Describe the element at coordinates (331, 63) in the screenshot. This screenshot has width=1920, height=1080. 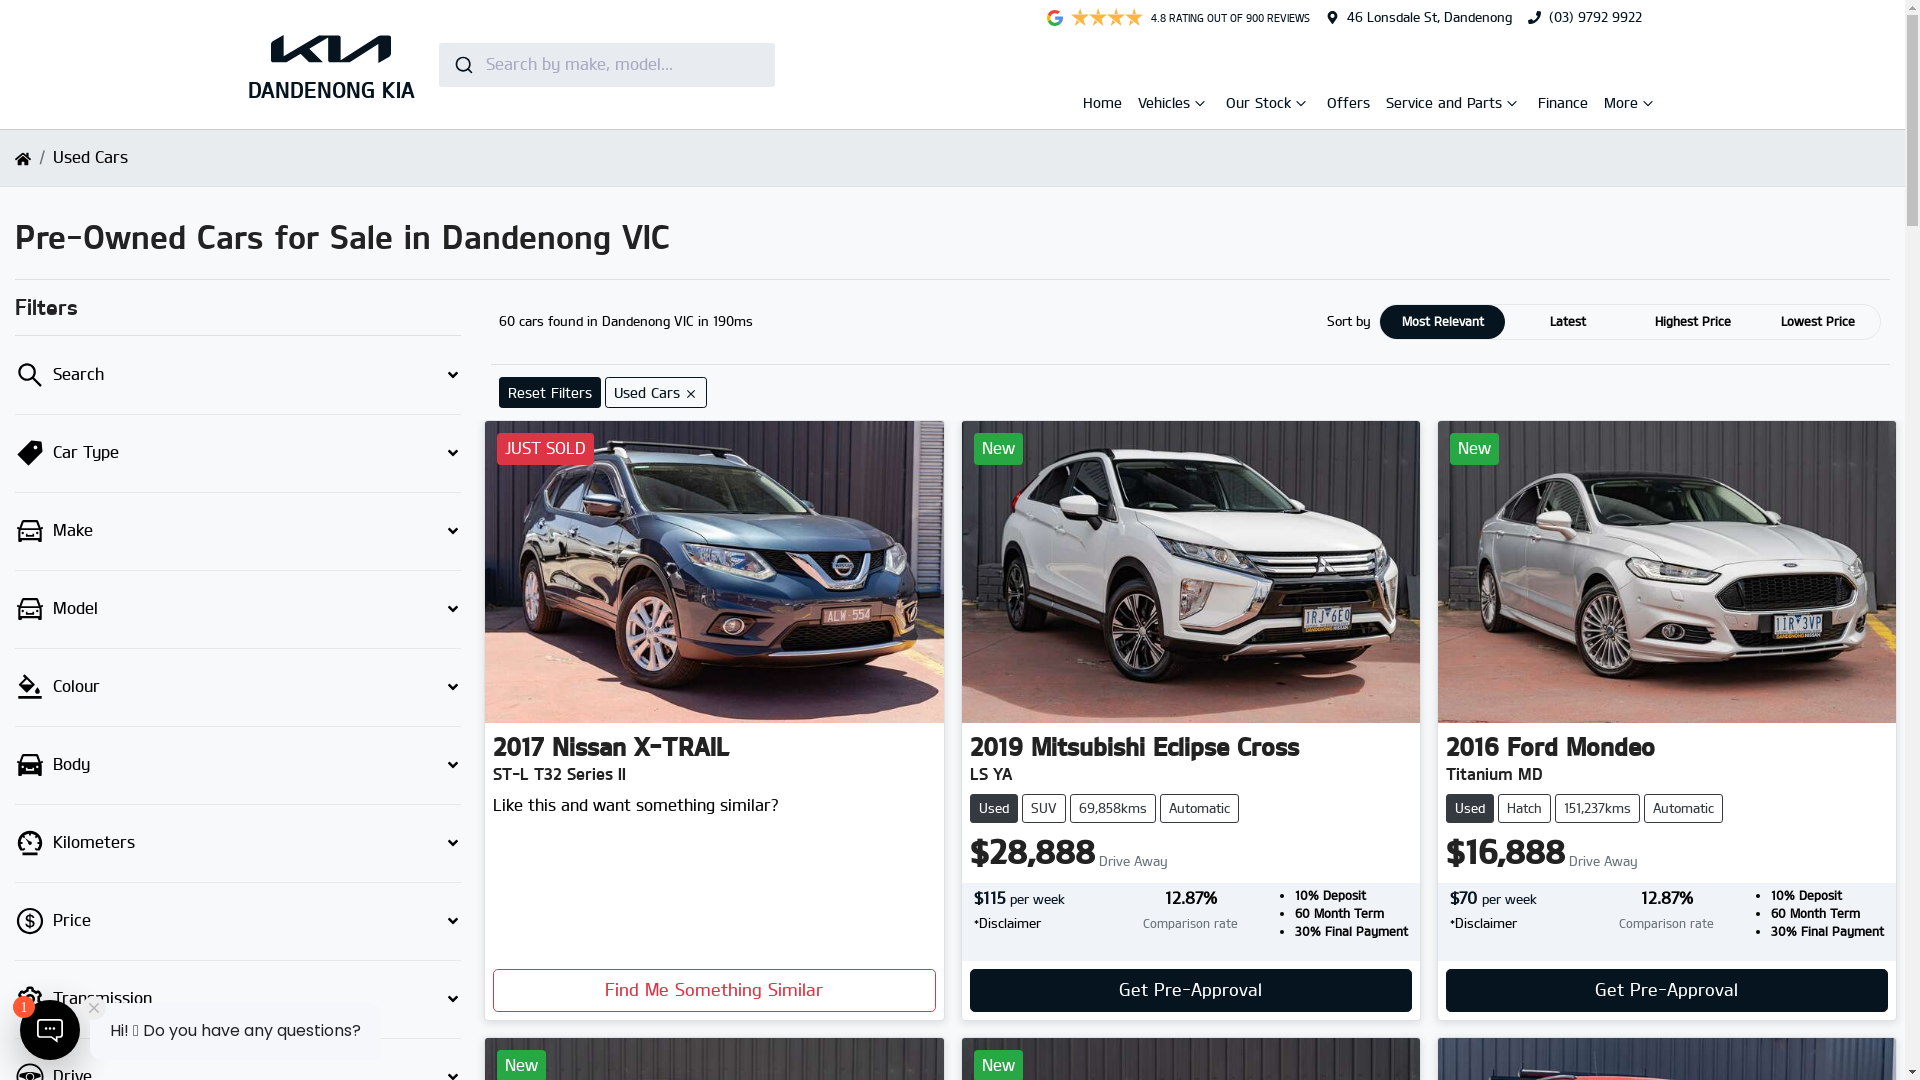
I see `'DANDENONG KIA'` at that location.